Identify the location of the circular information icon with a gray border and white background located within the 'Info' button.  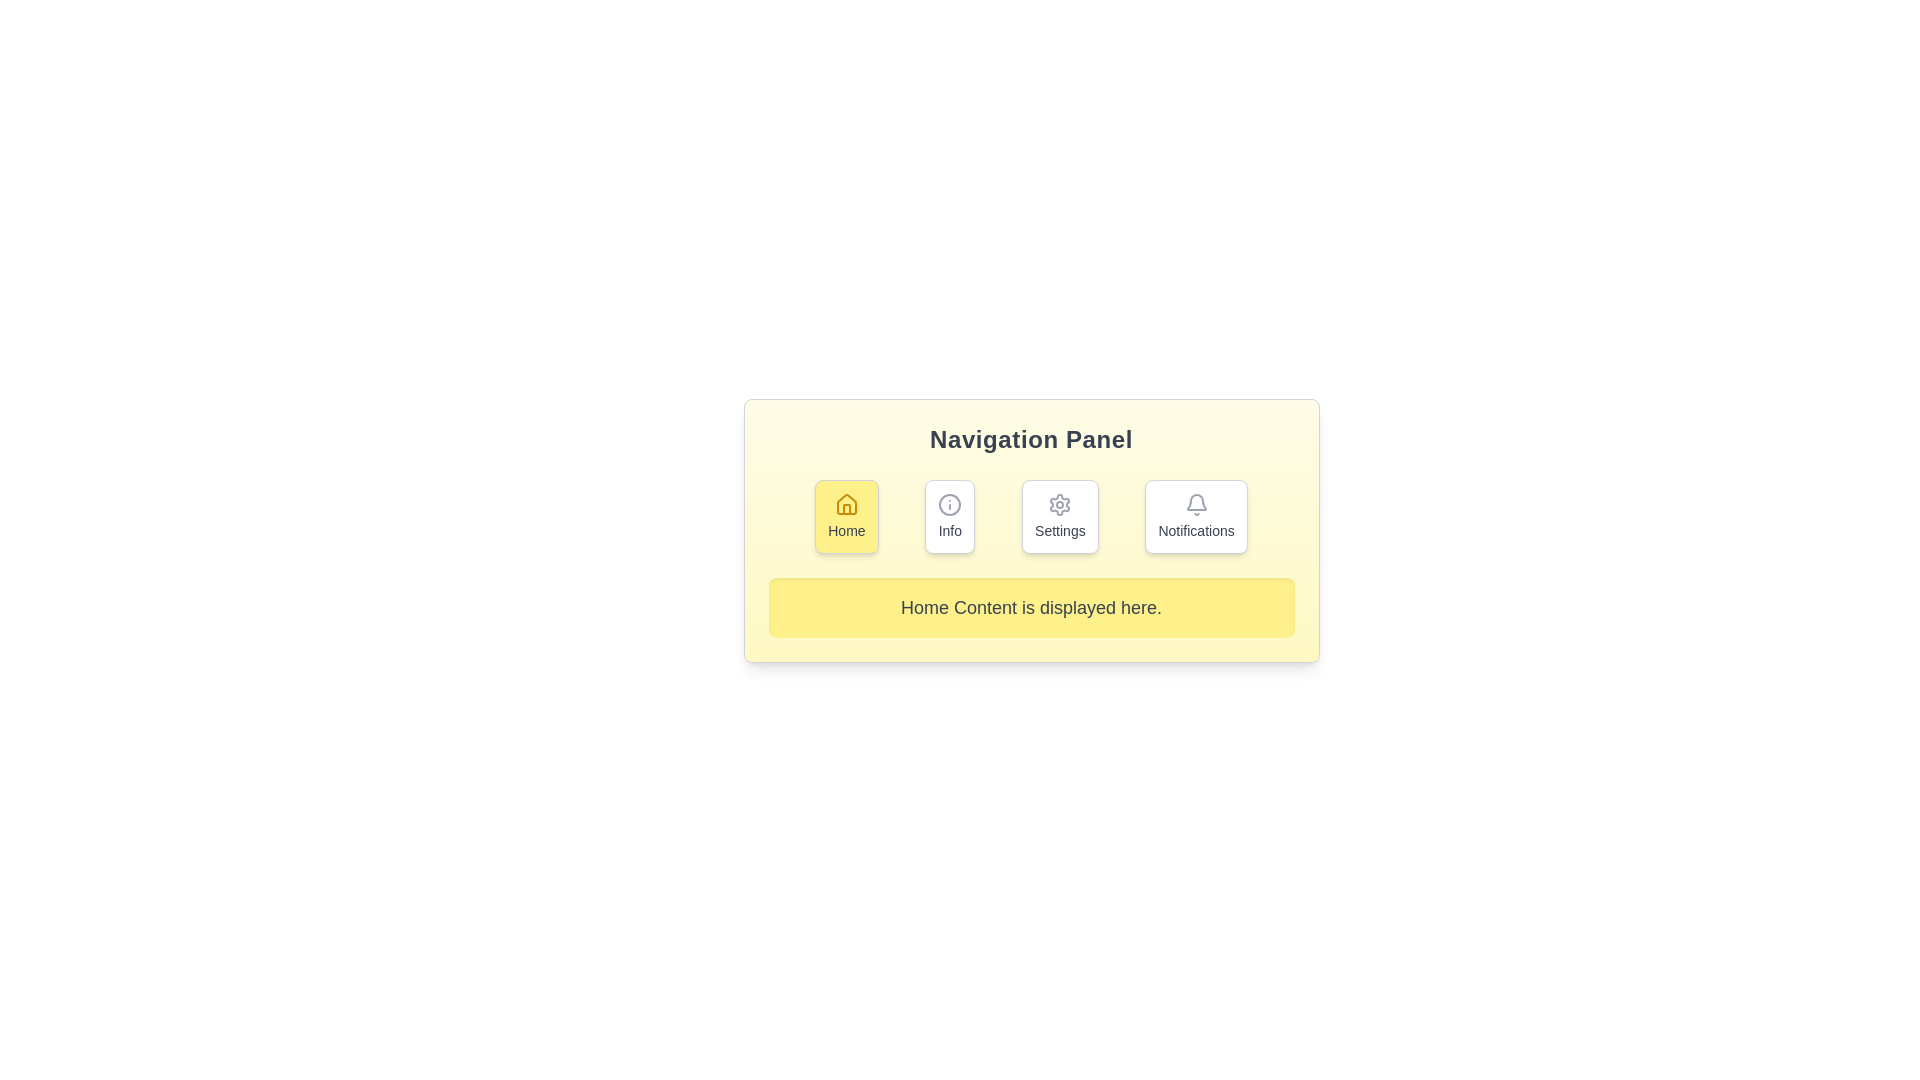
(949, 504).